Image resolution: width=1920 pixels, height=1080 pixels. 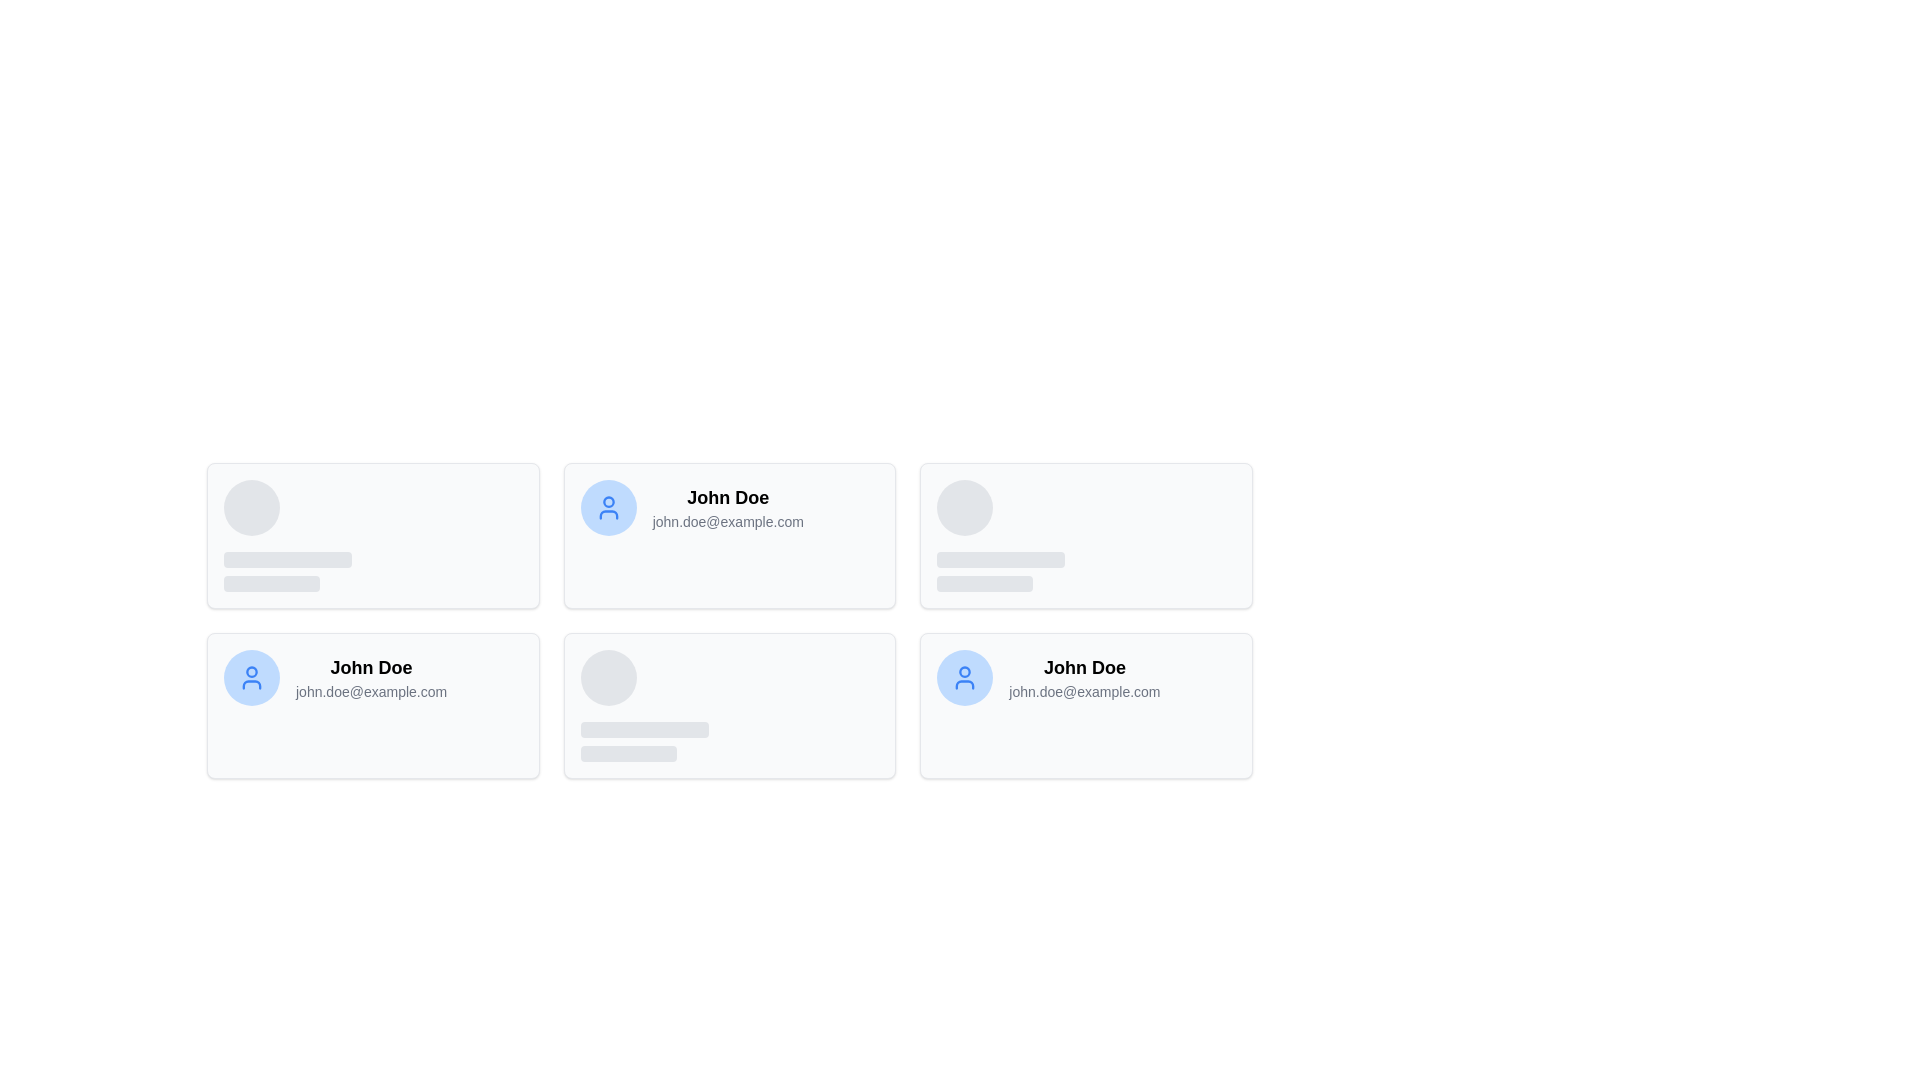 What do you see at coordinates (644, 741) in the screenshot?
I see `the Loading Placeholder, which consists of two vertically stacked rectangular placeholders with rounded corners and a light gray background, located in the bottom-middle card of a six-card grid layout` at bounding box center [644, 741].